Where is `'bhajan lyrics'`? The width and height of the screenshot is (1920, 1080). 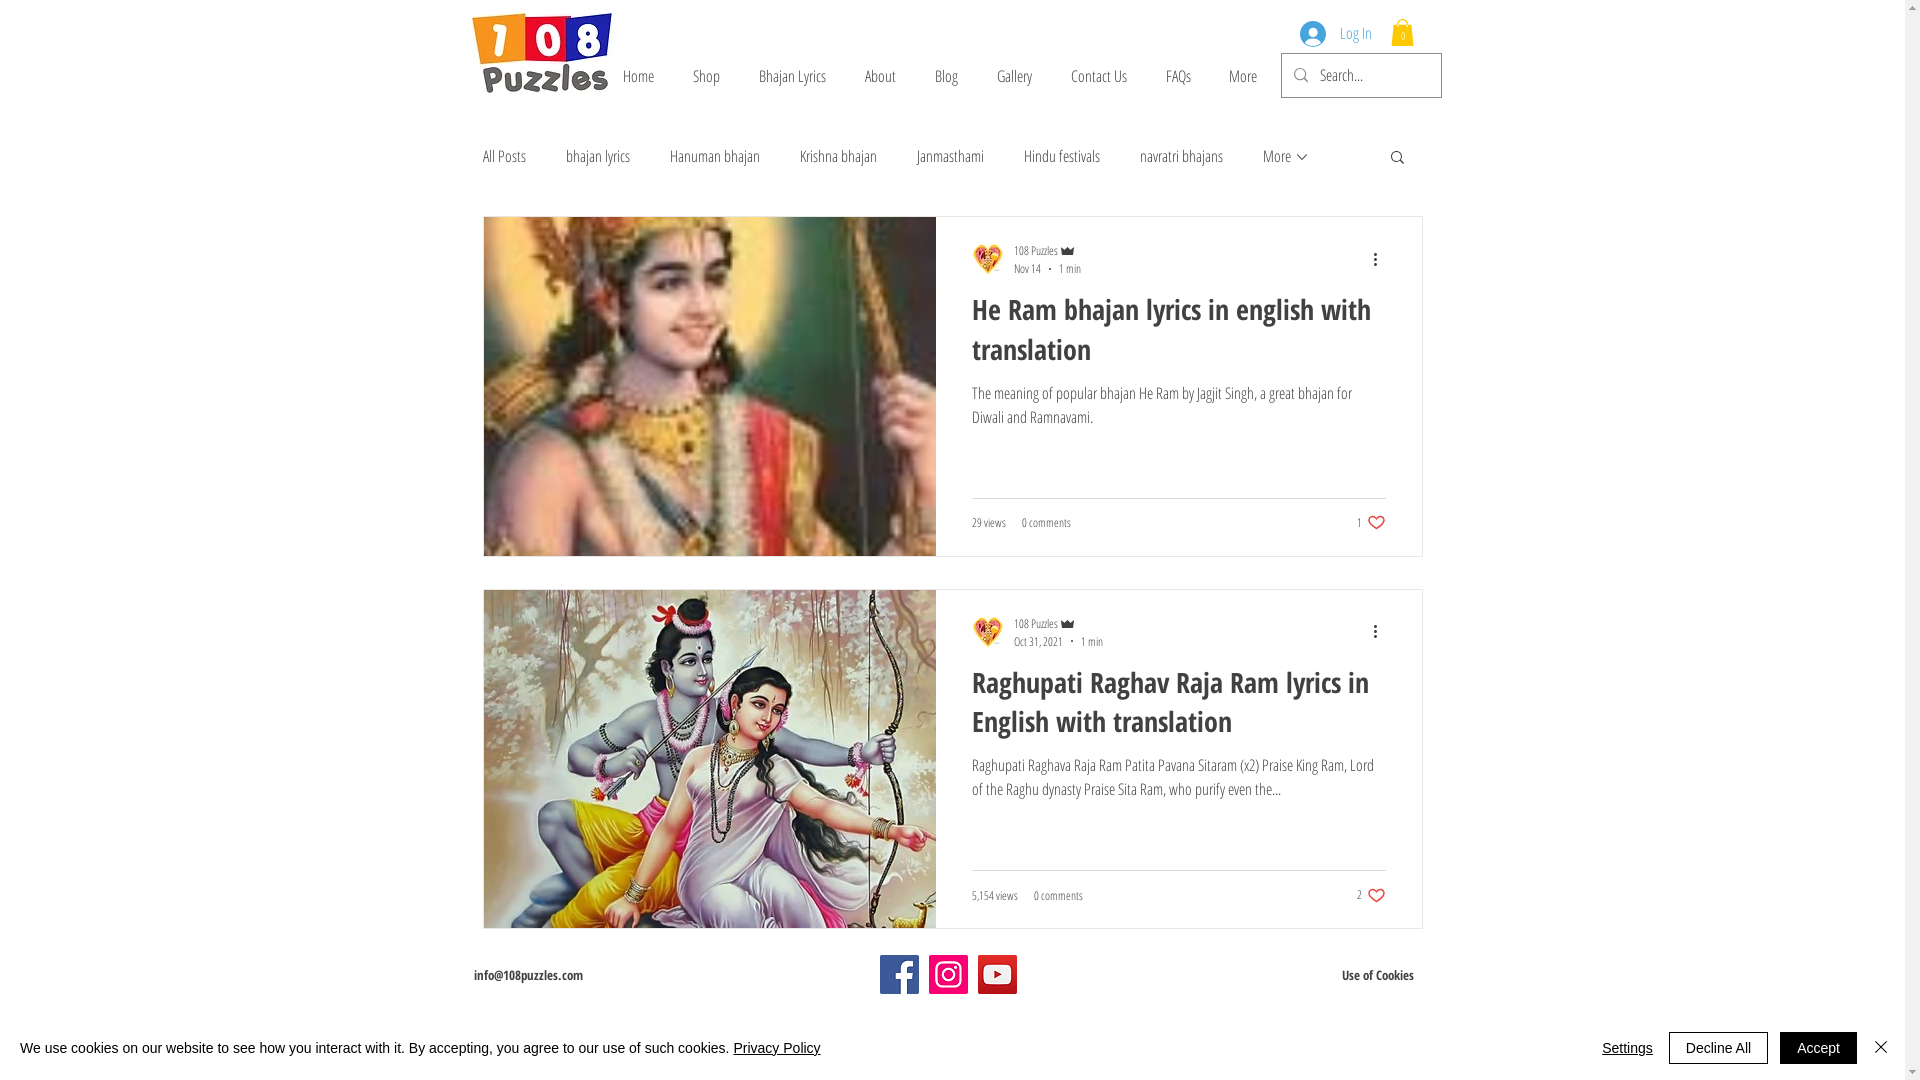 'bhajan lyrics' is located at coordinates (597, 154).